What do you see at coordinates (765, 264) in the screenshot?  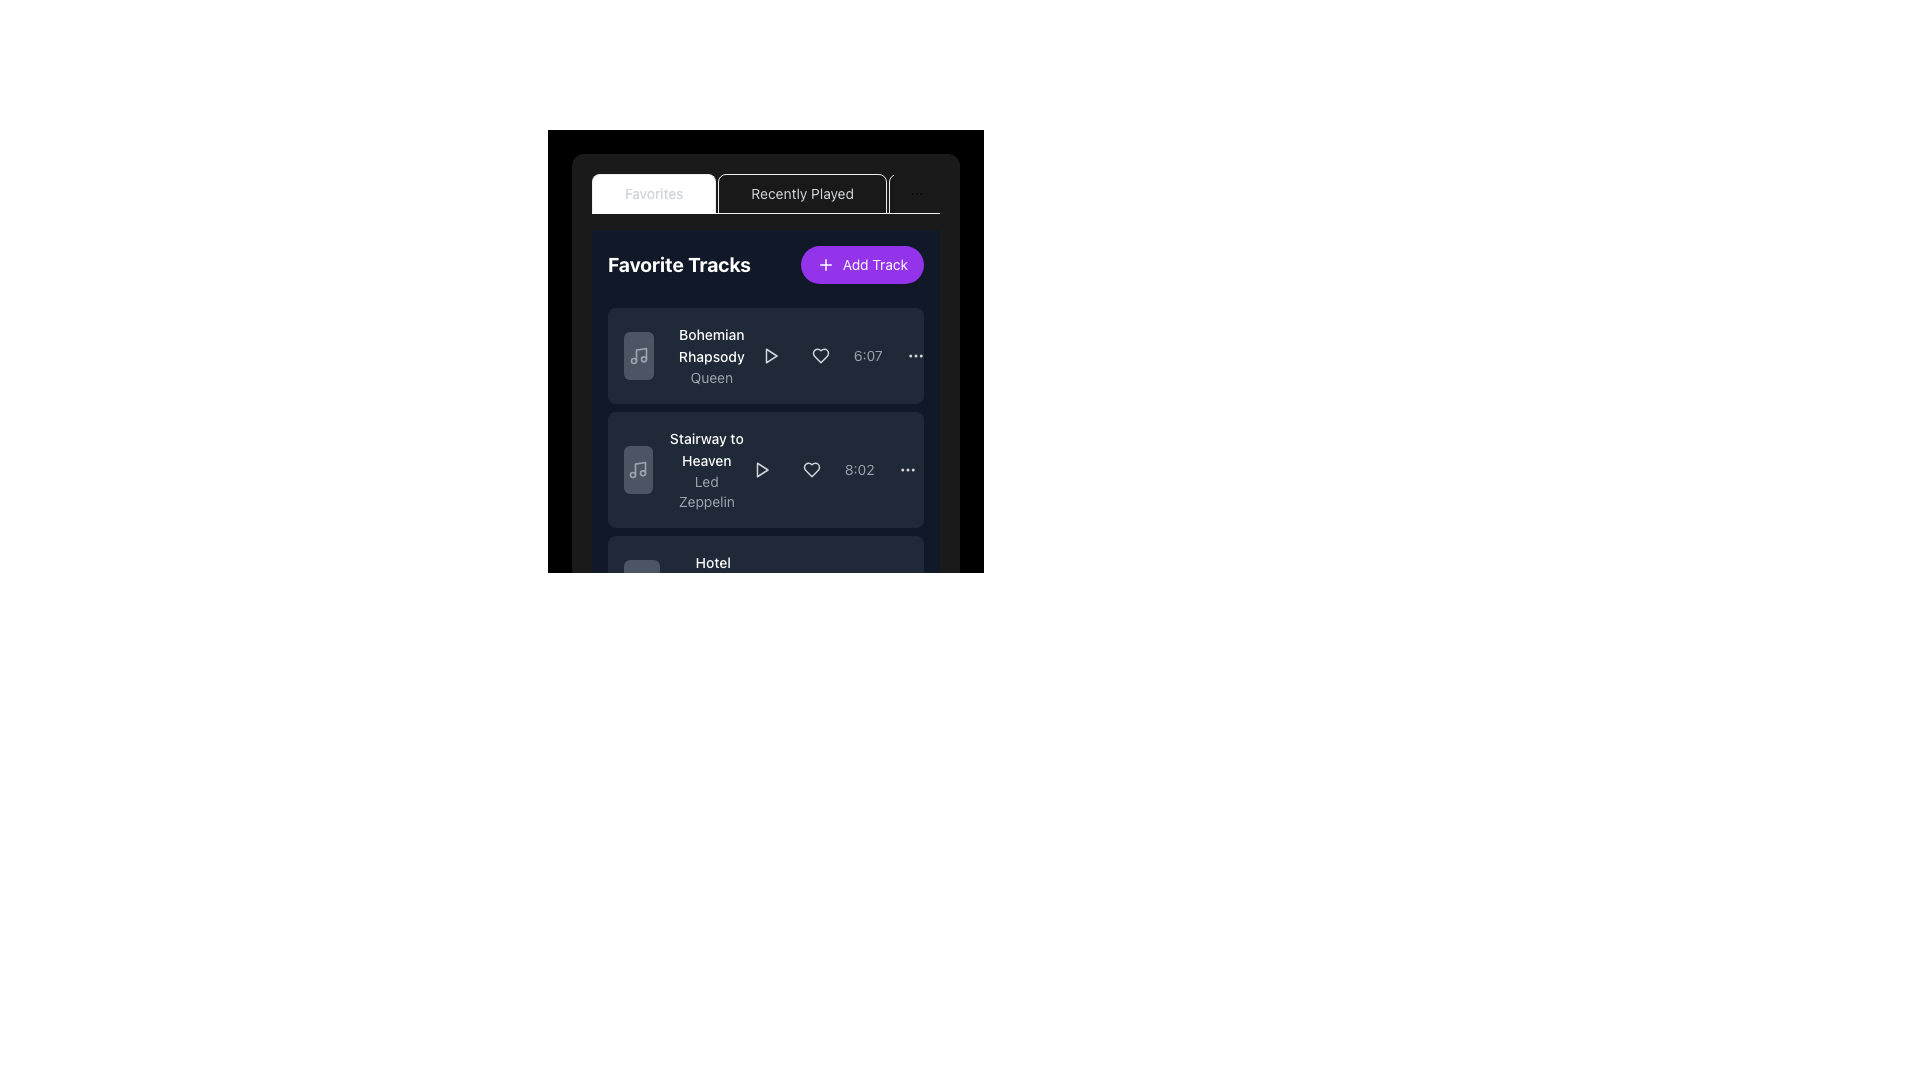 I see `the 'Add Track' button on the Composite element labeled 'Favorite Tracks'` at bounding box center [765, 264].